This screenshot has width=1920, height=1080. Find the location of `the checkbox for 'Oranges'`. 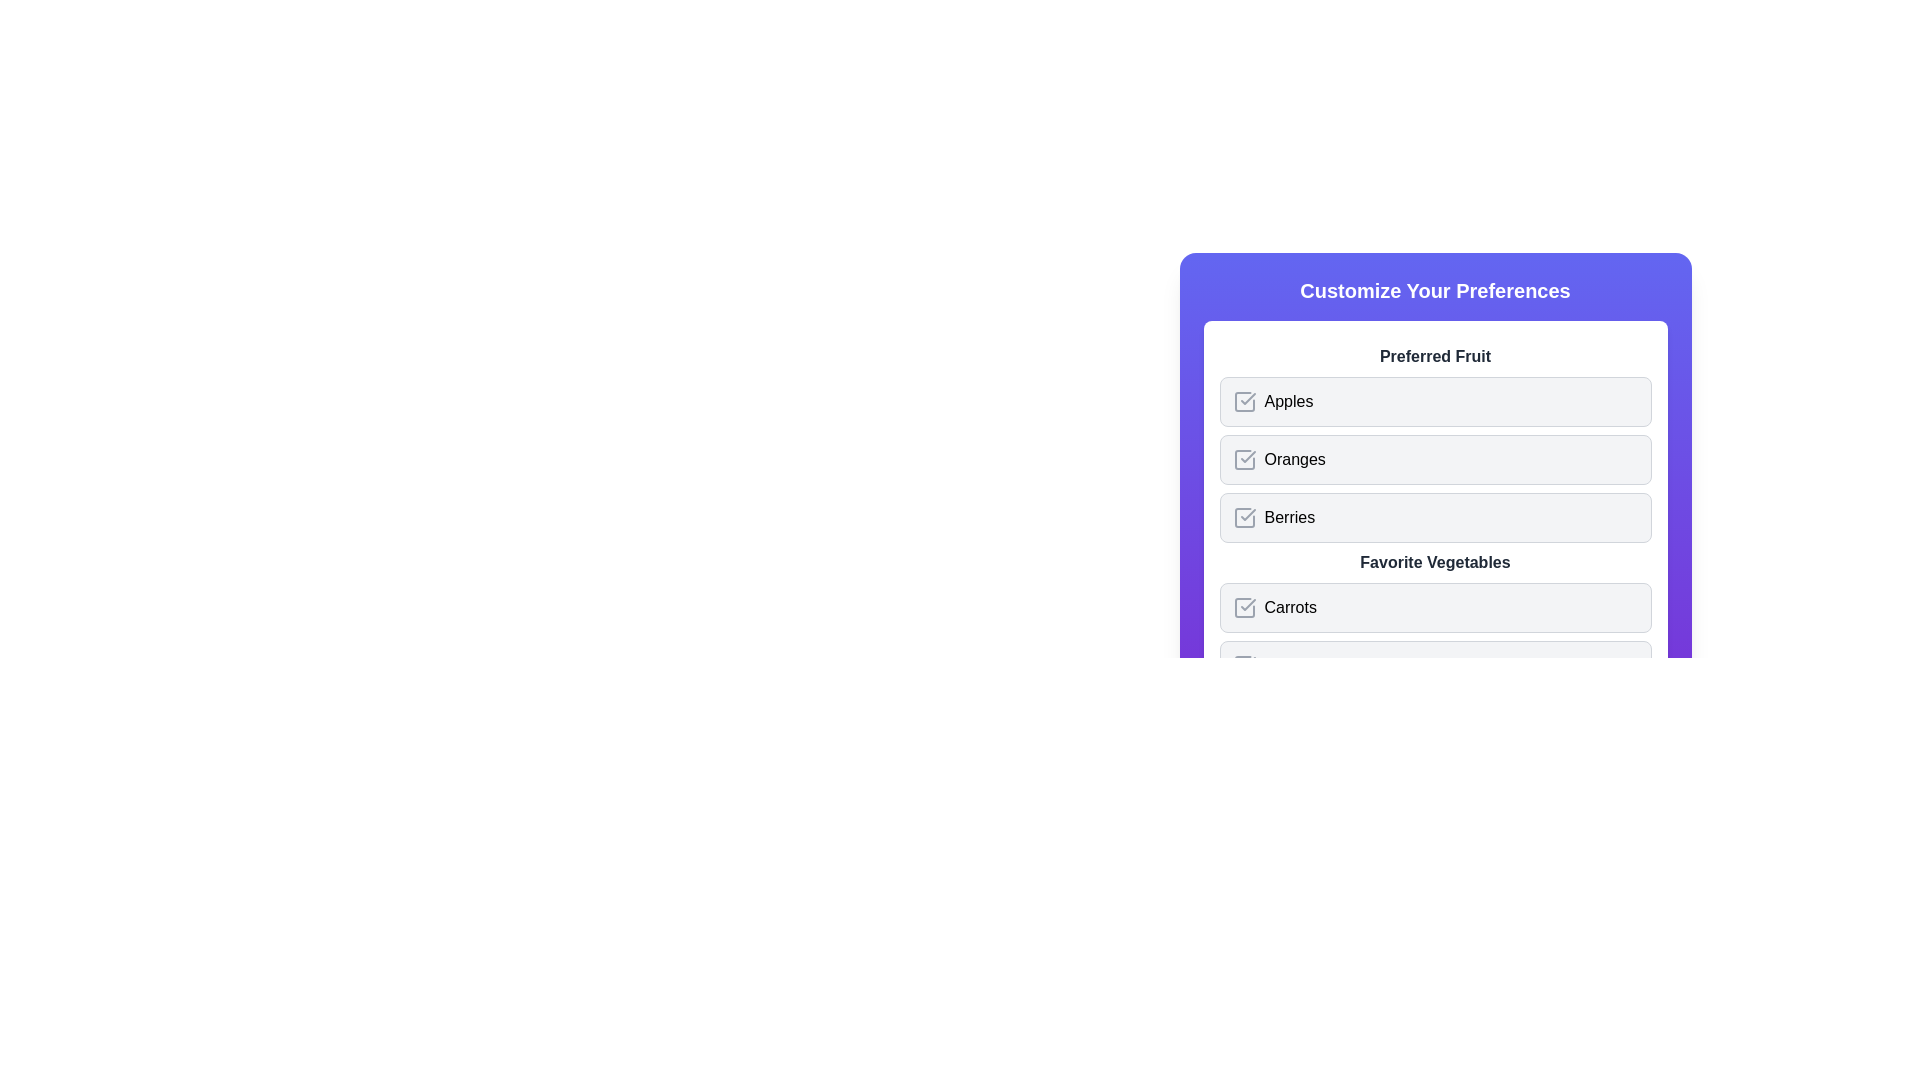

the checkbox for 'Oranges' is located at coordinates (1243, 459).